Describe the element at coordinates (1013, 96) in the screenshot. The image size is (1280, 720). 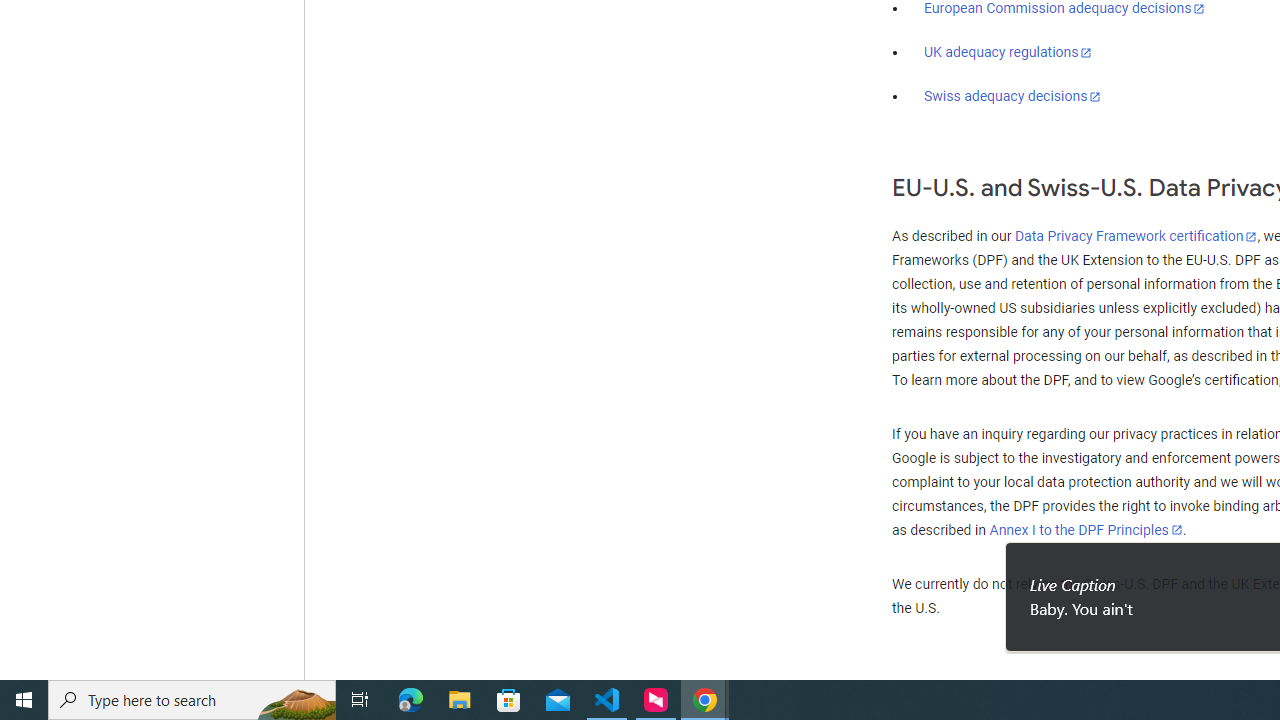
I see `'Swiss adequacy decisions'` at that location.